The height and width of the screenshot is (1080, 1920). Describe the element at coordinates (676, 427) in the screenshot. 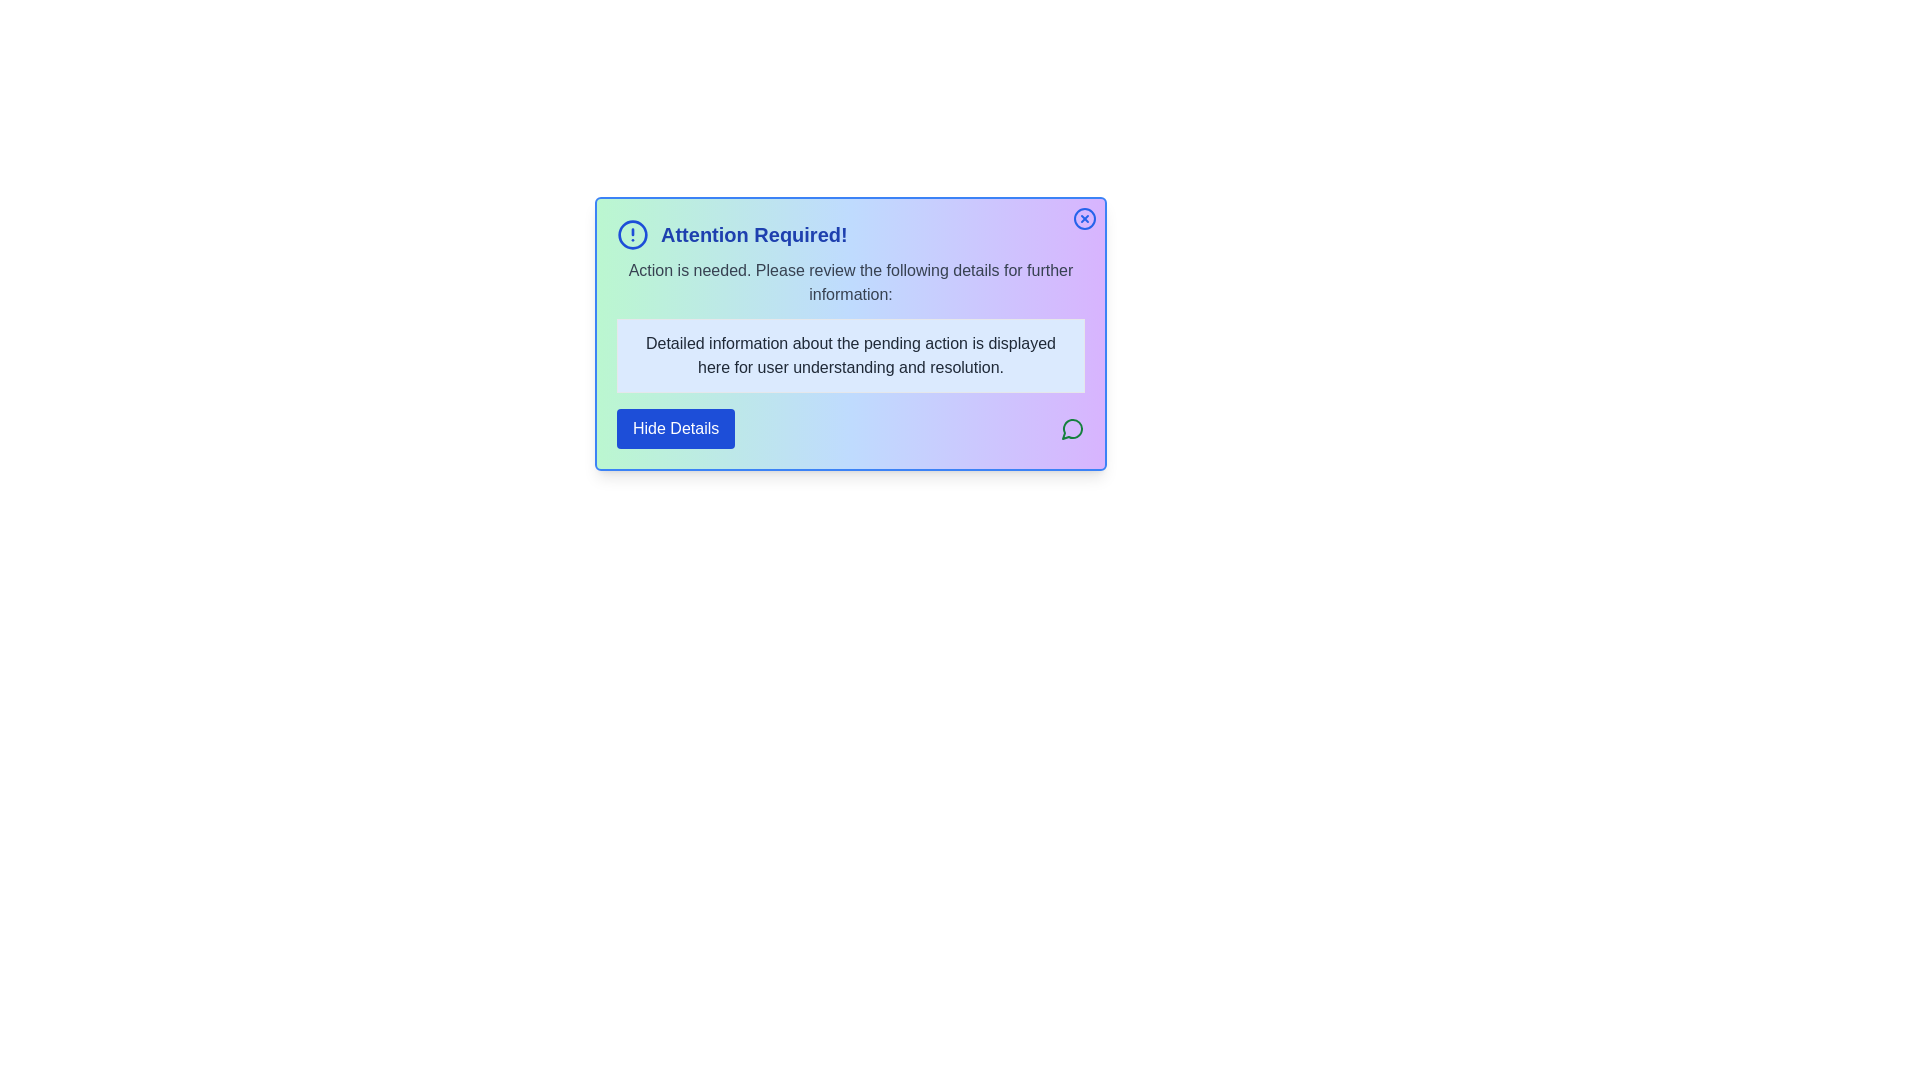

I see `the 'Hide Details' button to toggle the visibility of the detailed information` at that location.